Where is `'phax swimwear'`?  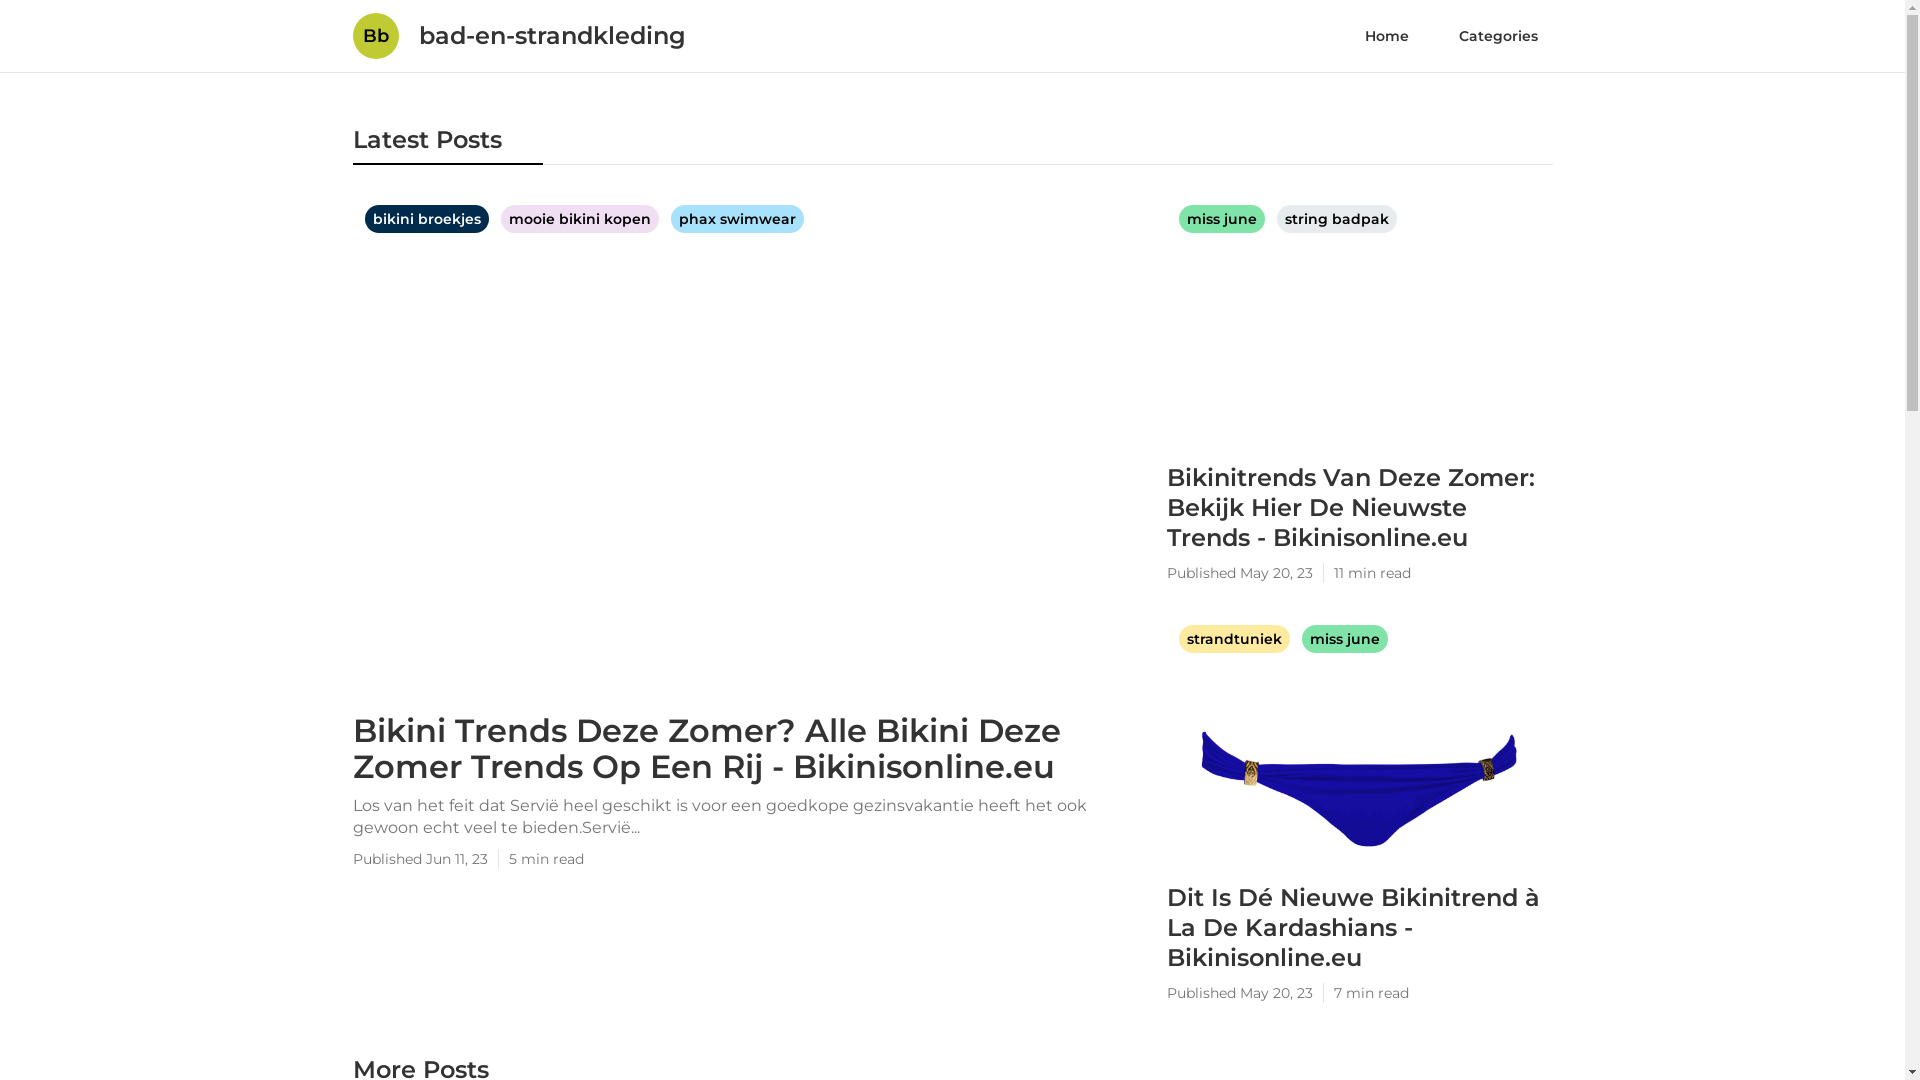 'phax swimwear' is located at coordinates (735, 219).